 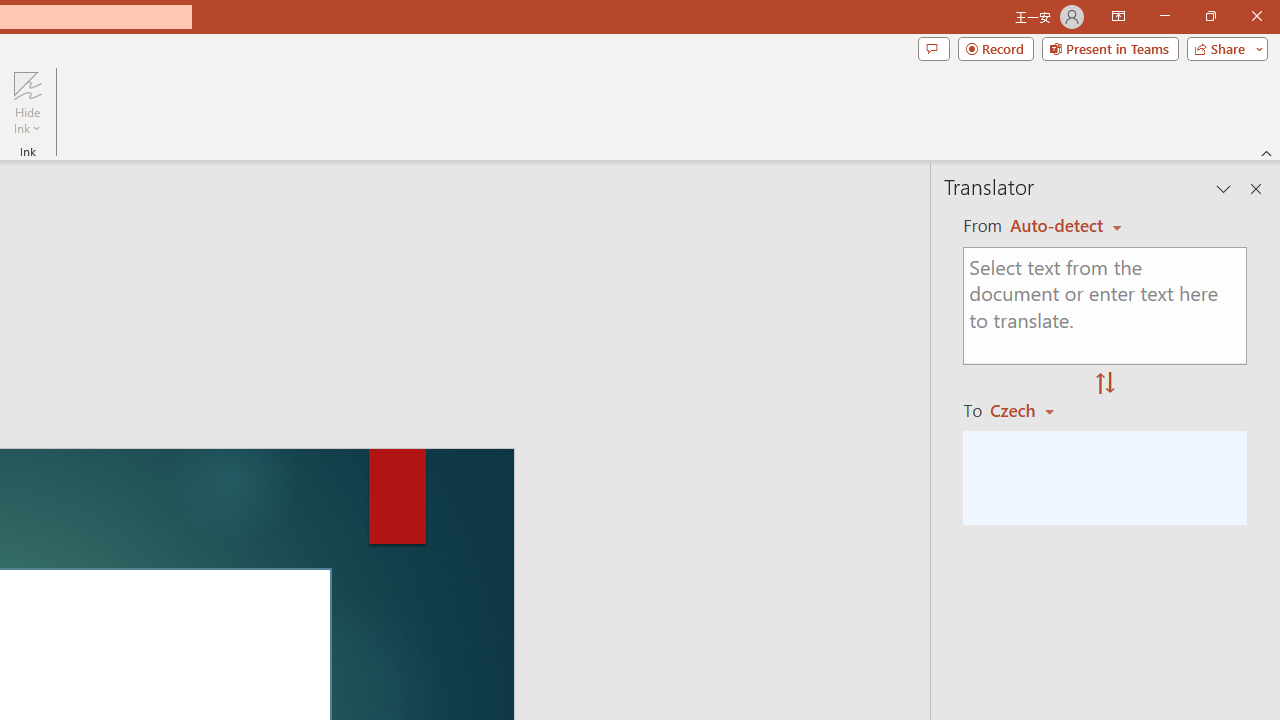 I want to click on 'Close pane', so click(x=1255, y=189).